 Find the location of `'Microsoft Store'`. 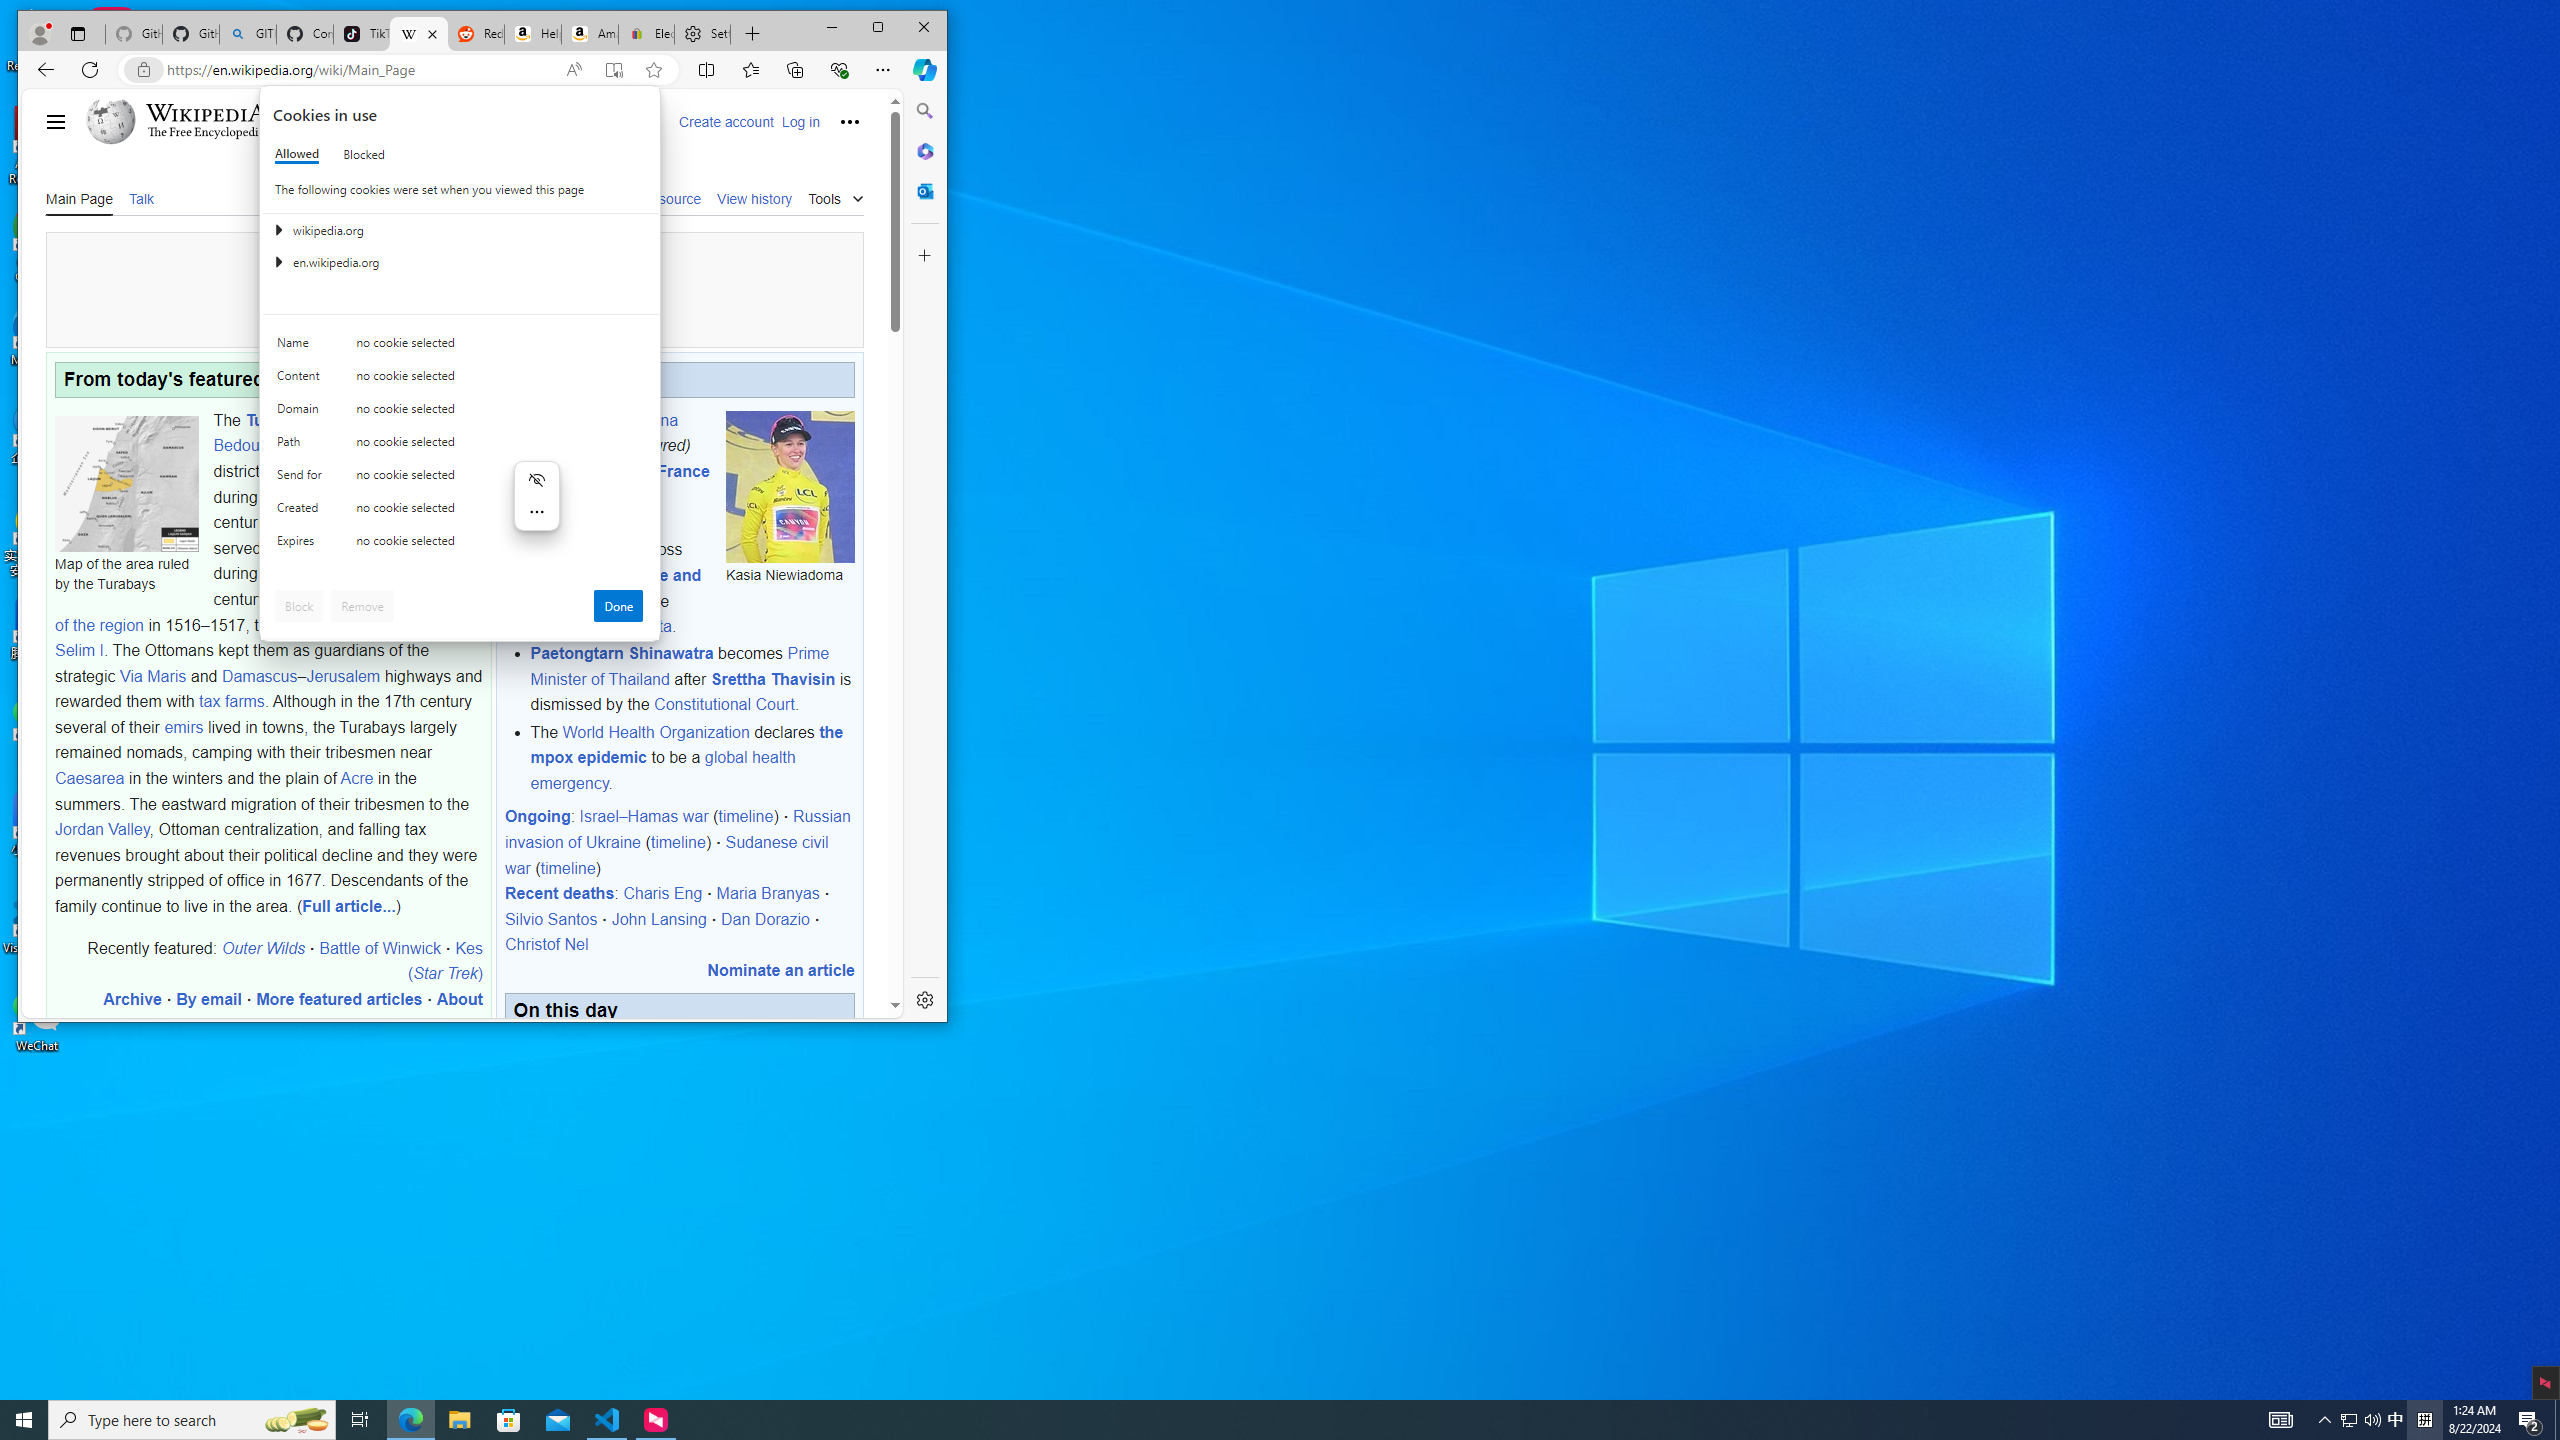

'Microsoft Store' is located at coordinates (509, 1418).